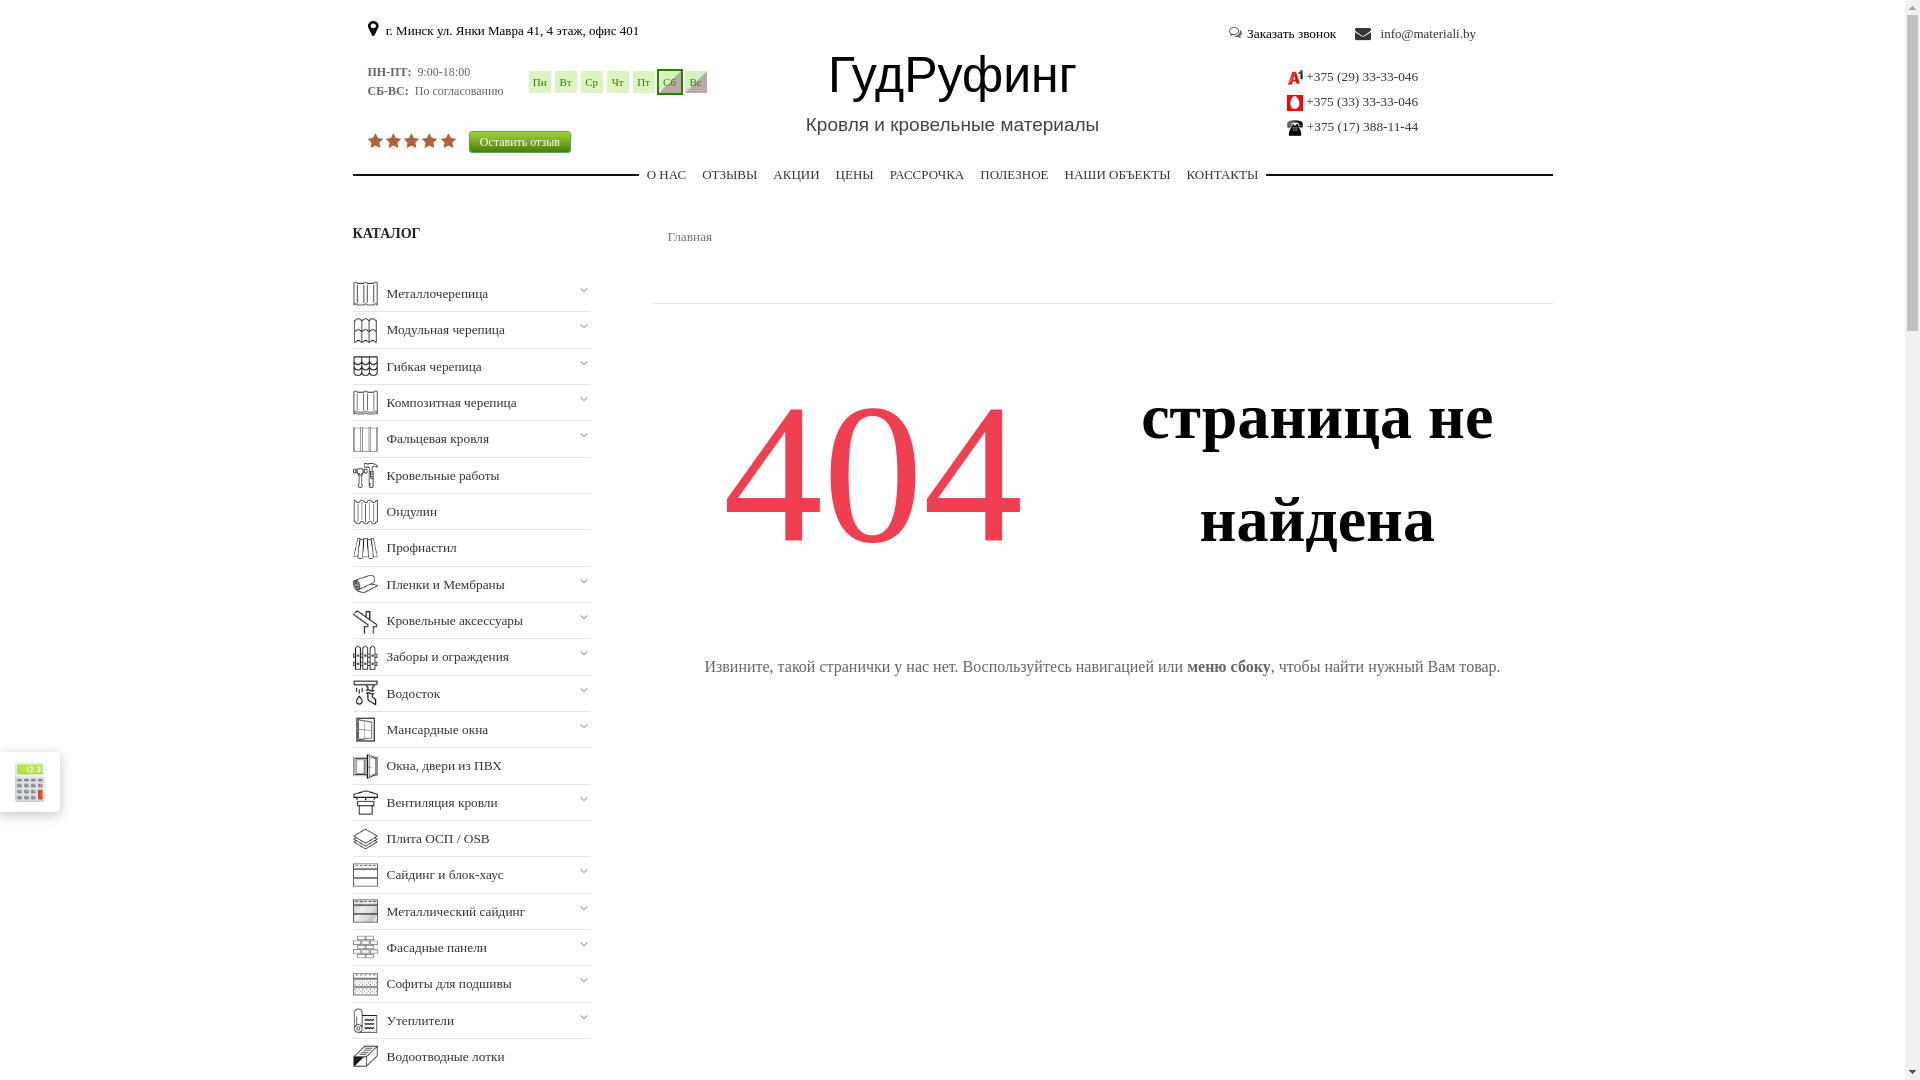 This screenshot has height=1080, width=1920. Describe the element at coordinates (1361, 75) in the screenshot. I see `'+375 (29) 33-33-046'` at that location.